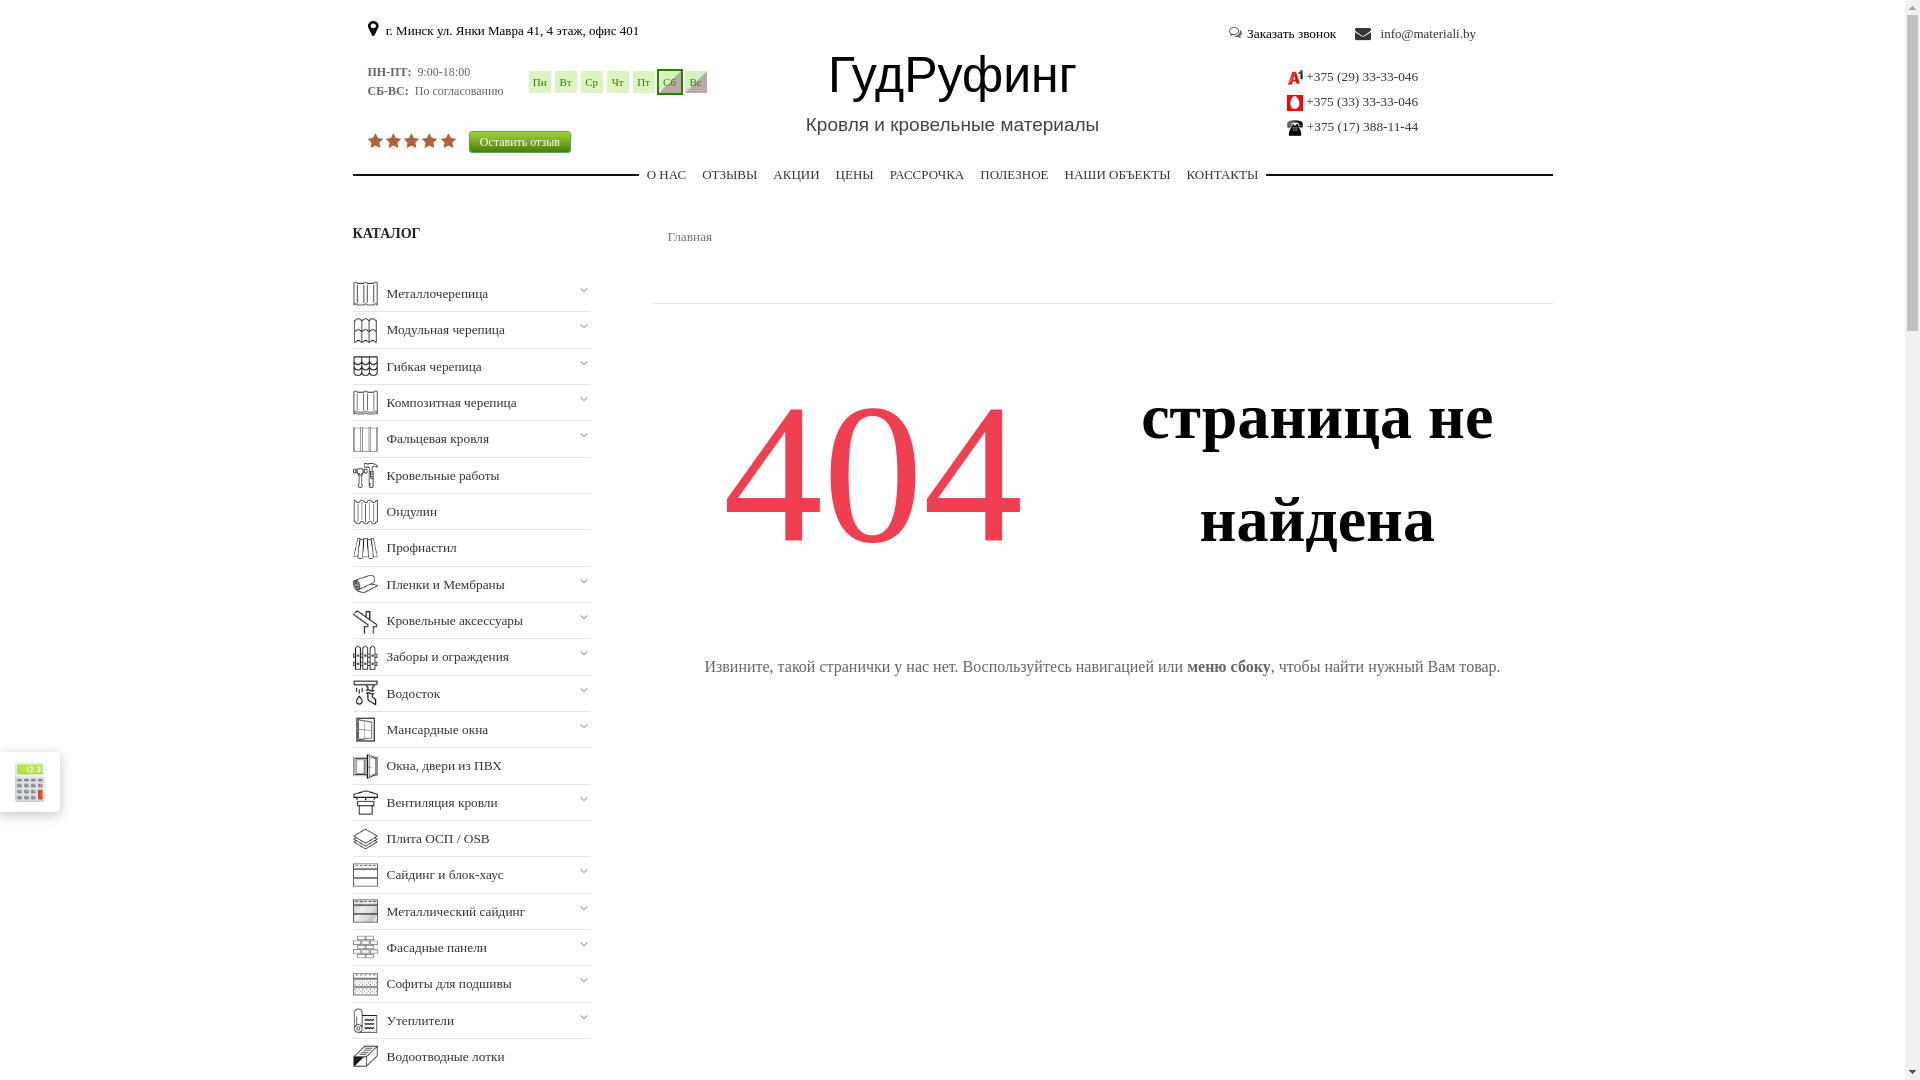 This screenshot has height=1080, width=1920. Describe the element at coordinates (1361, 75) in the screenshot. I see `'+375 (29) 33-33-046'` at that location.